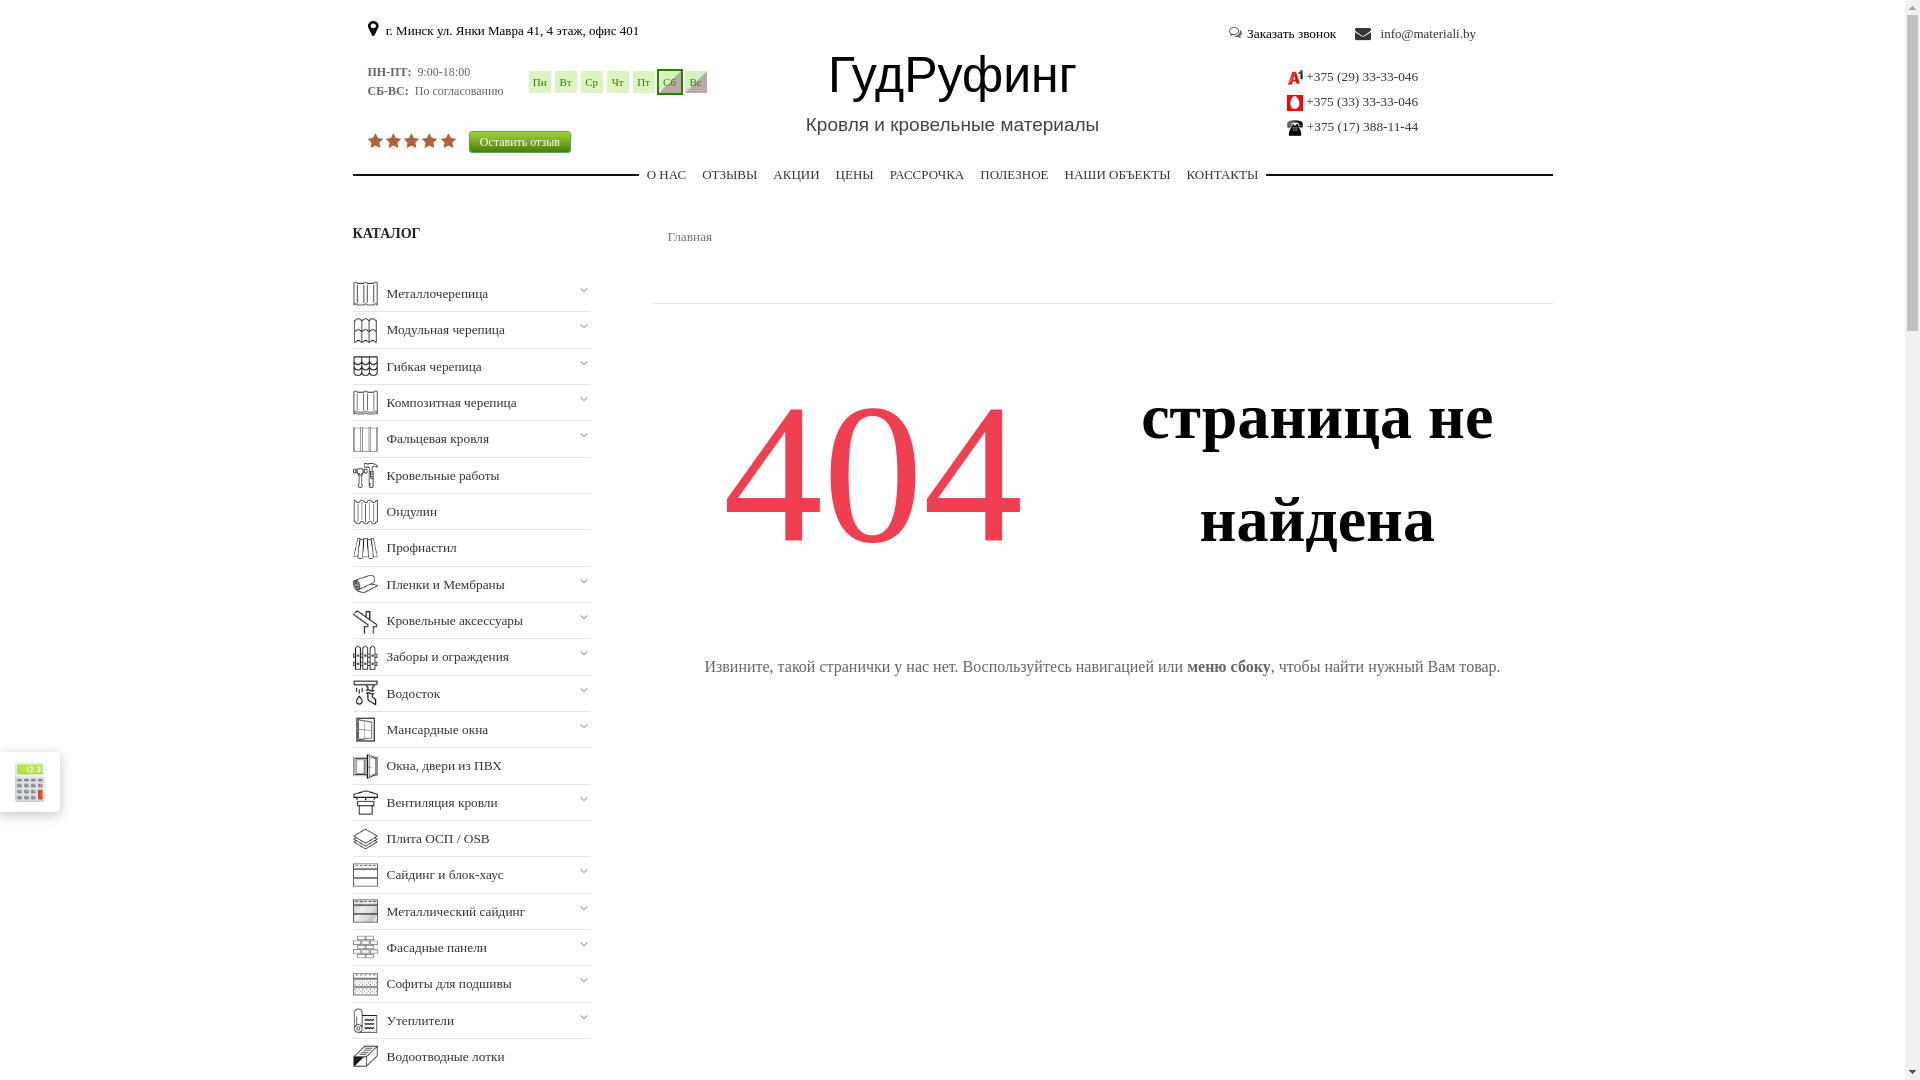 This screenshot has height=1080, width=1920. Describe the element at coordinates (1361, 75) in the screenshot. I see `'+375 (29) 33-33-046'` at that location.